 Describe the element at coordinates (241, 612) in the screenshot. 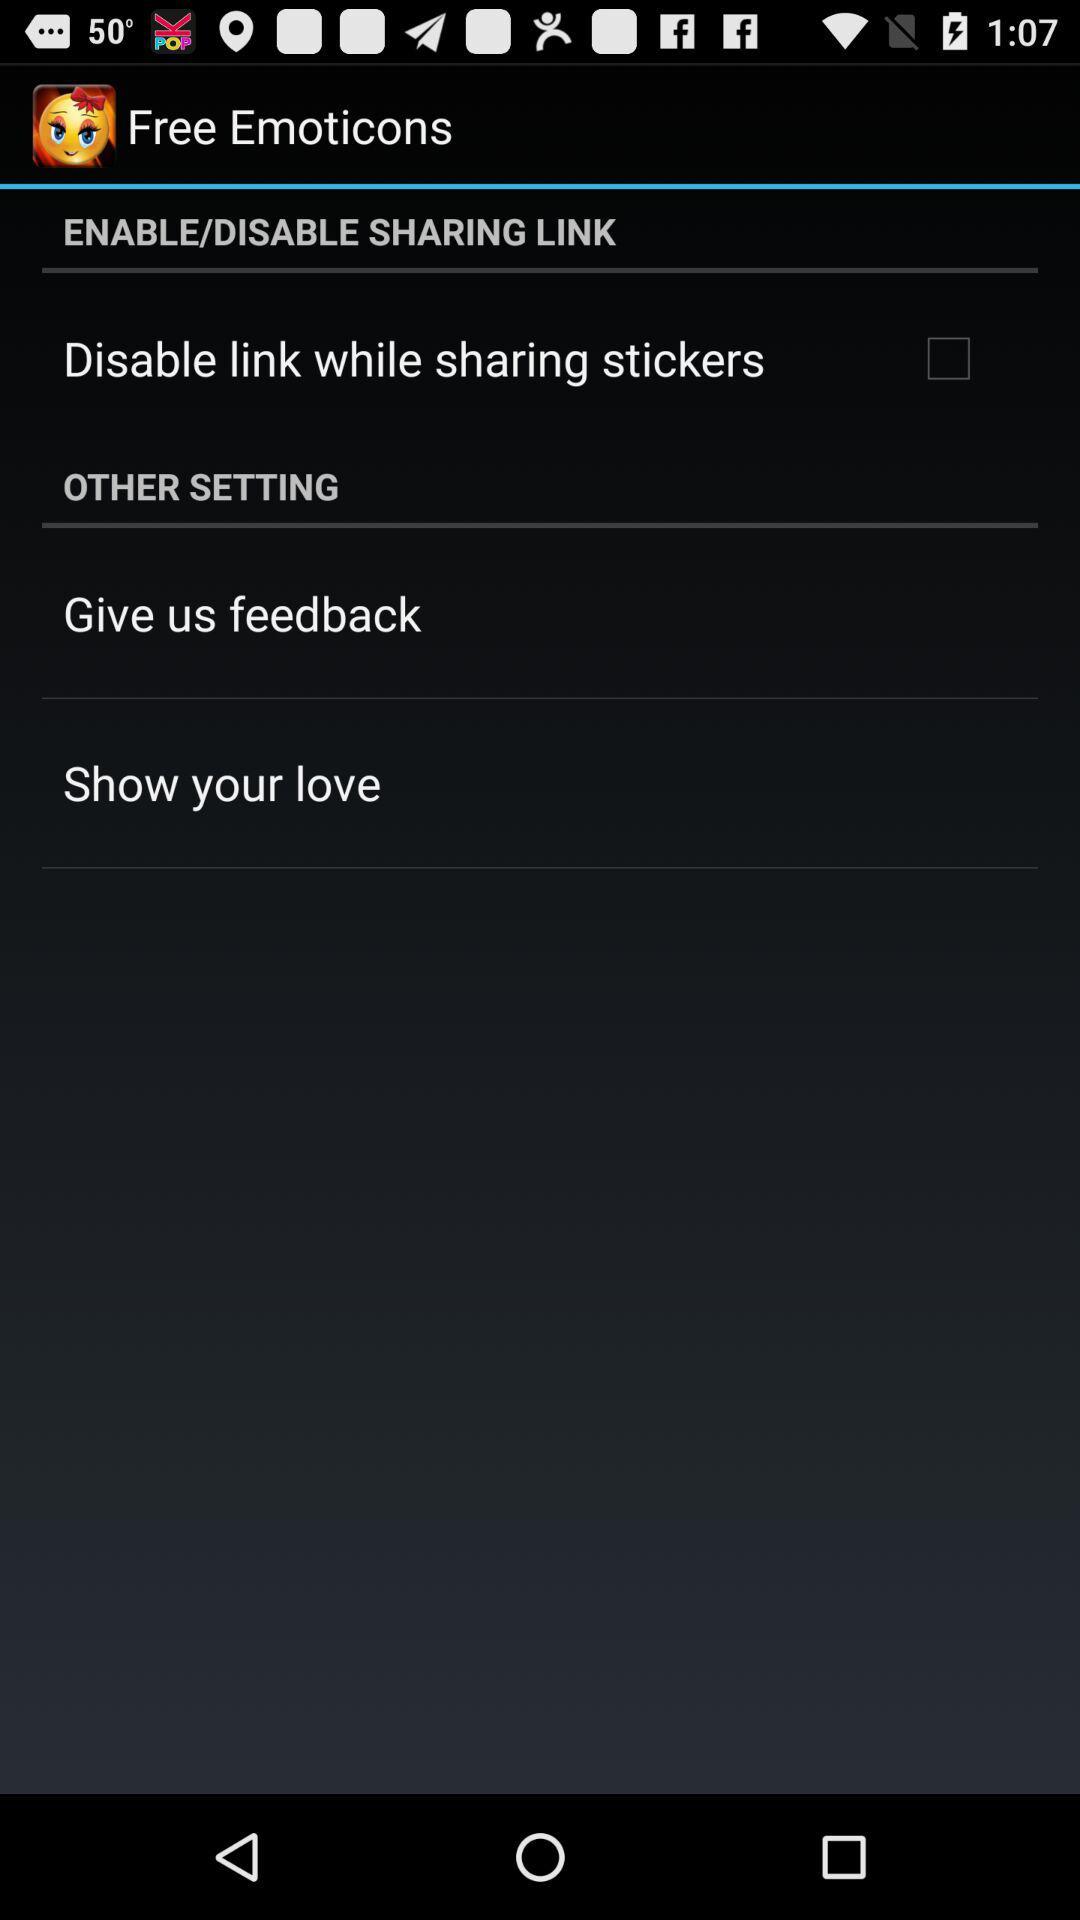

I see `the give us feedback` at that location.